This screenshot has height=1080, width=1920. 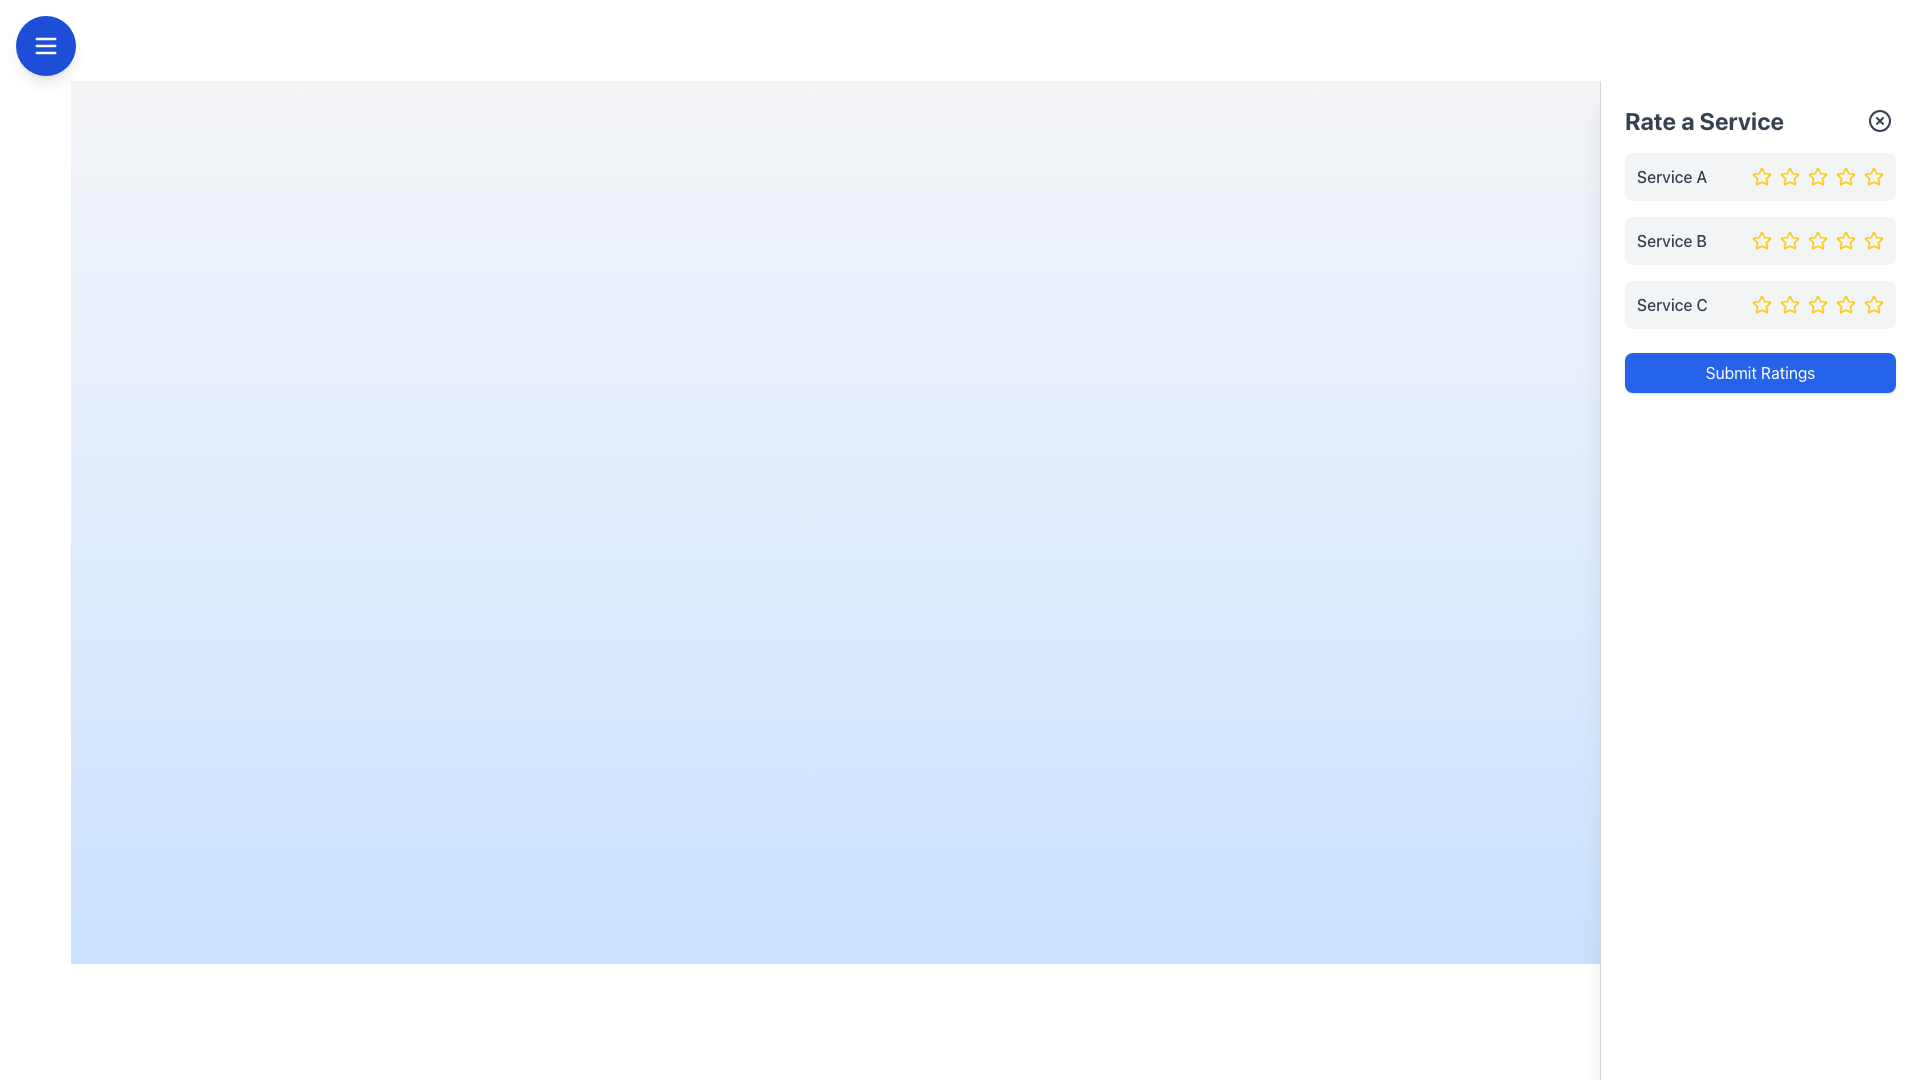 I want to click on the interactive star icons of the 'Service A' rating component, so click(x=1760, y=176).